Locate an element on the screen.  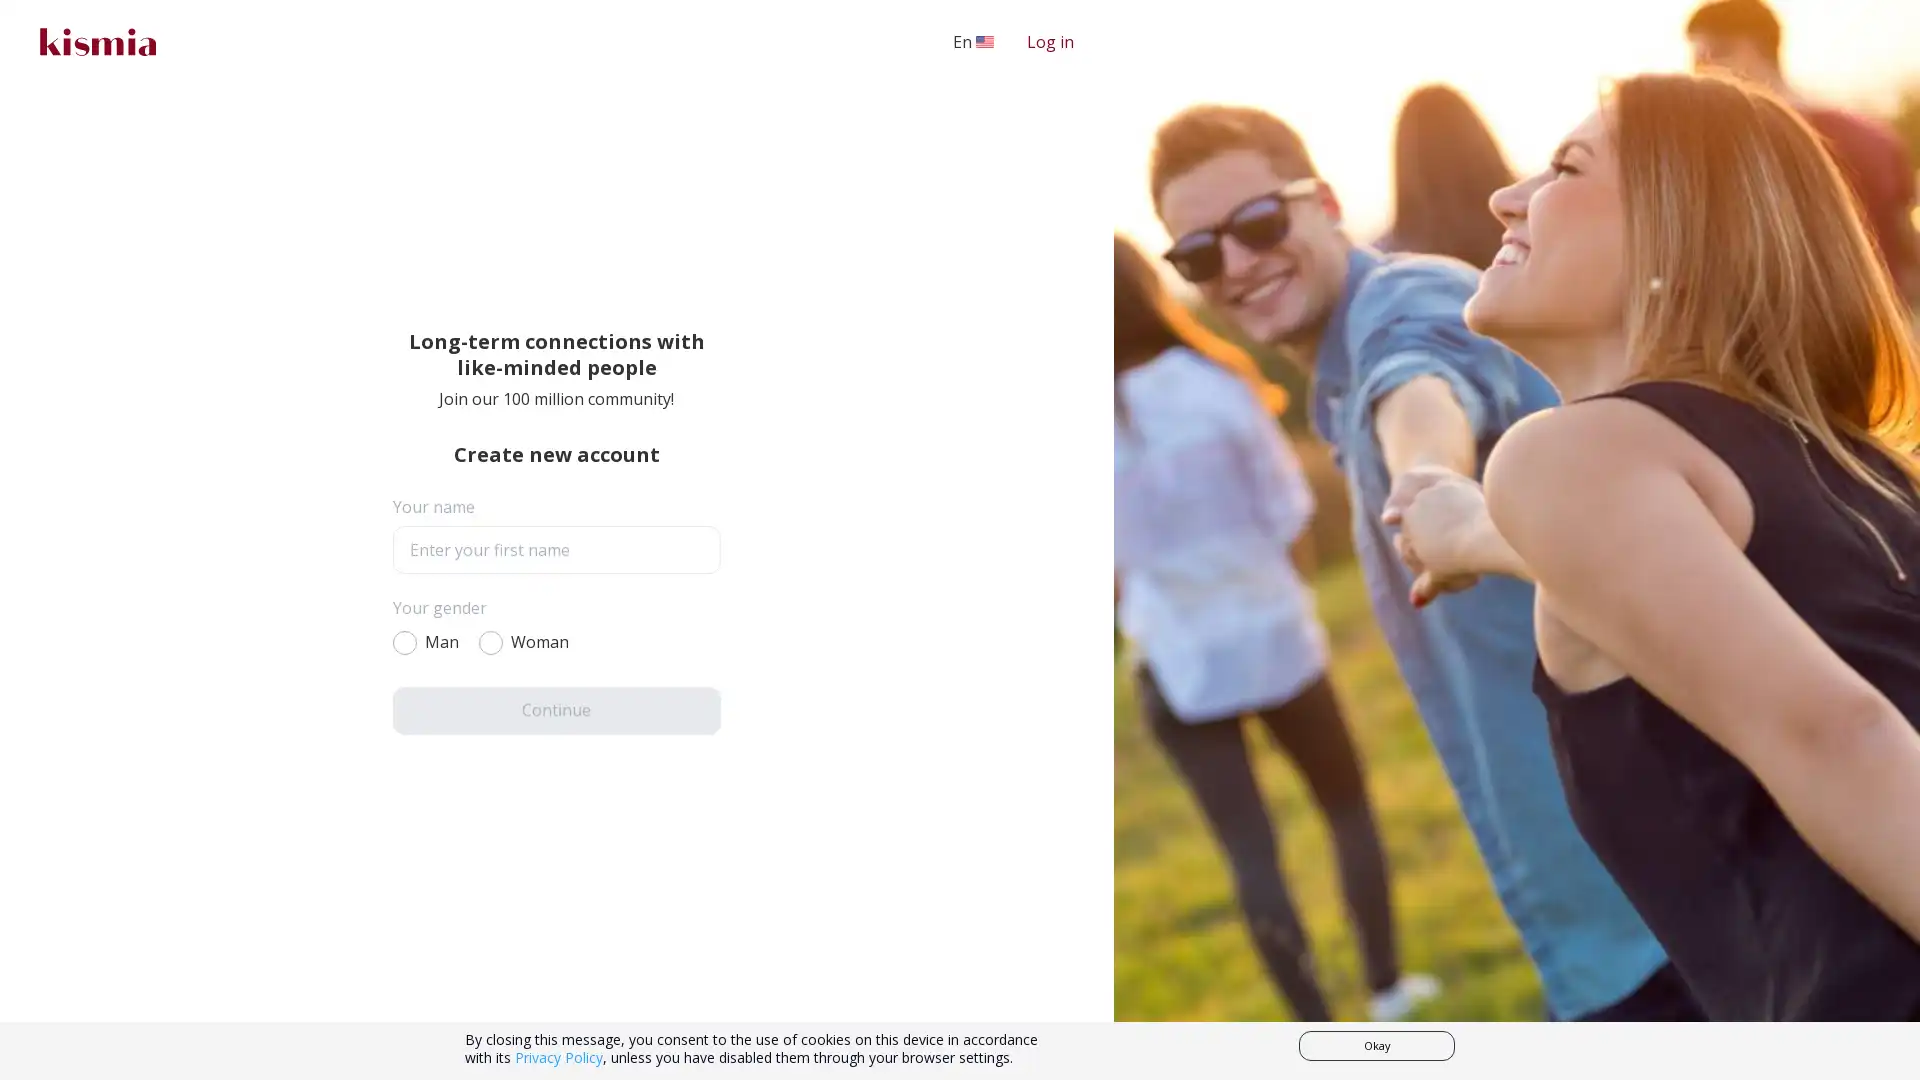
Continue is located at coordinates (556, 708).